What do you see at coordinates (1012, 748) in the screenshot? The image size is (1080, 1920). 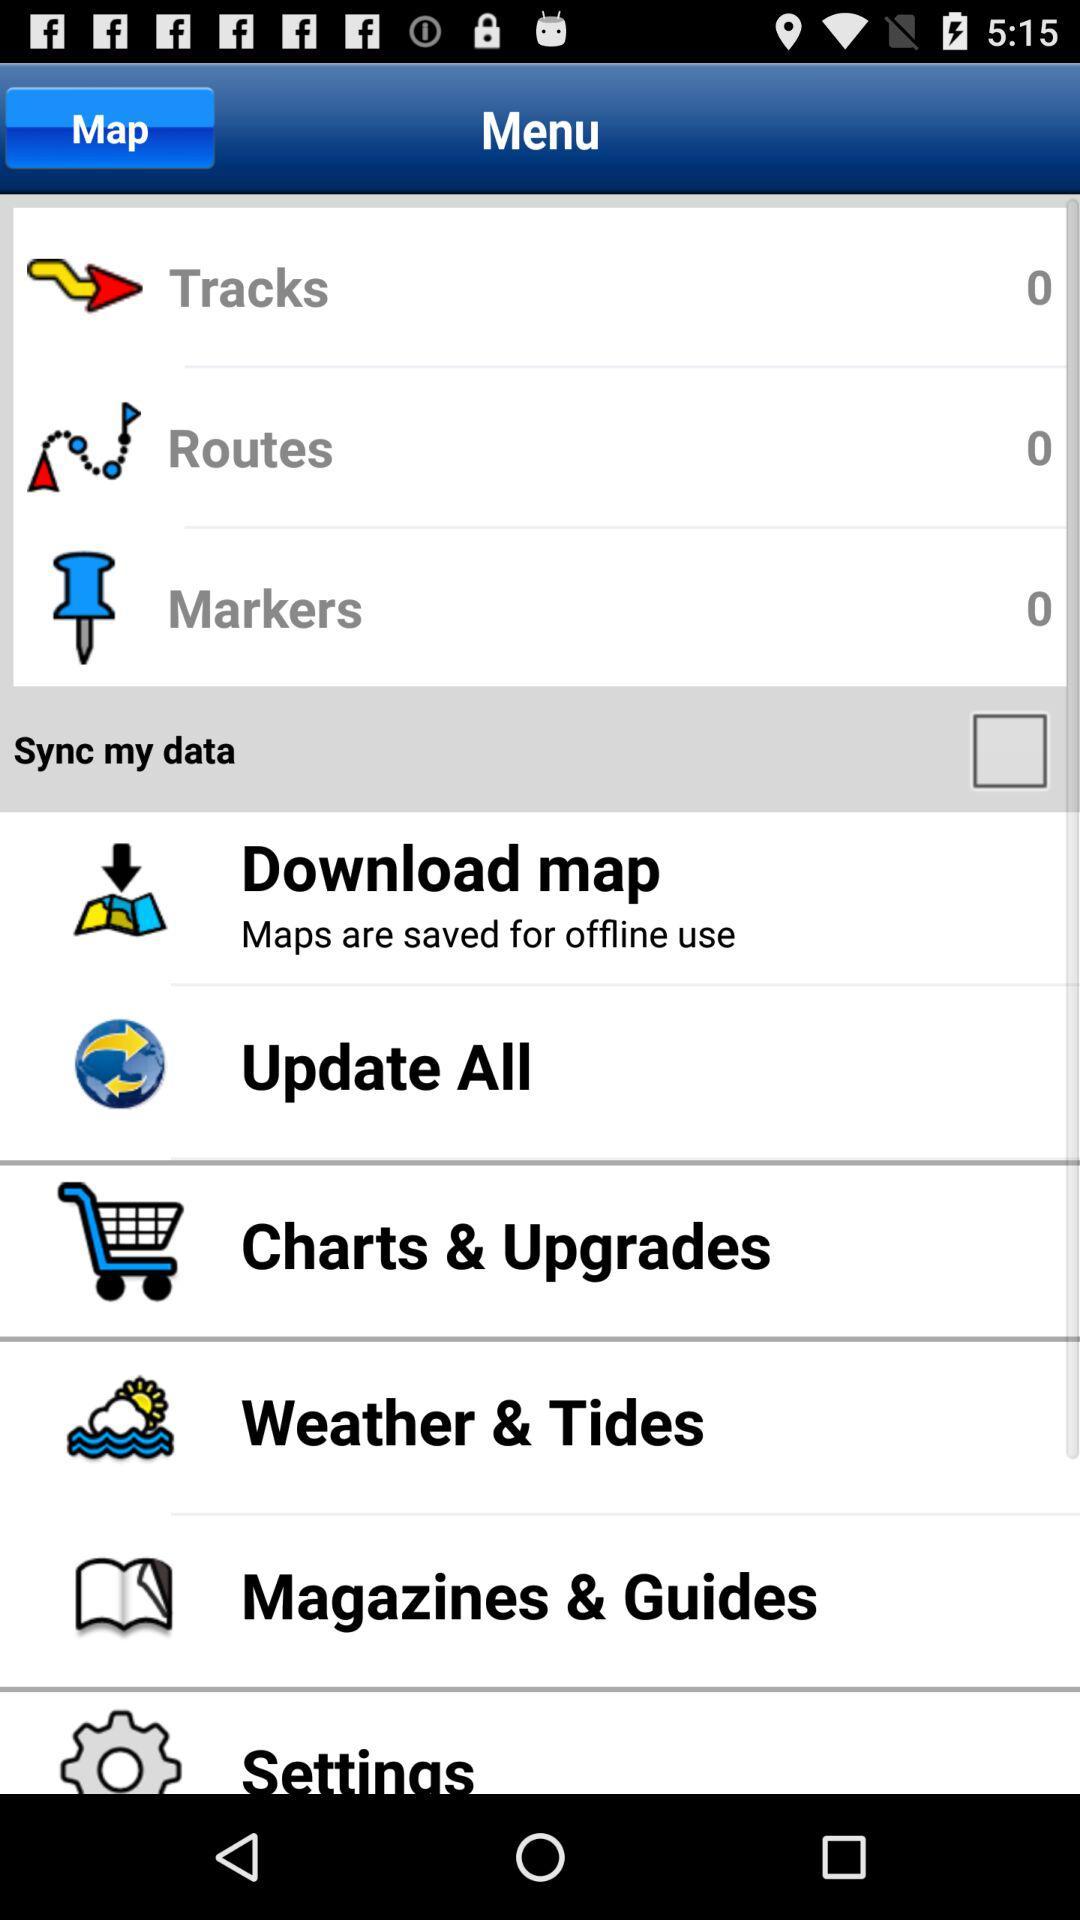 I see `the item to the right of the sync my data item` at bounding box center [1012, 748].